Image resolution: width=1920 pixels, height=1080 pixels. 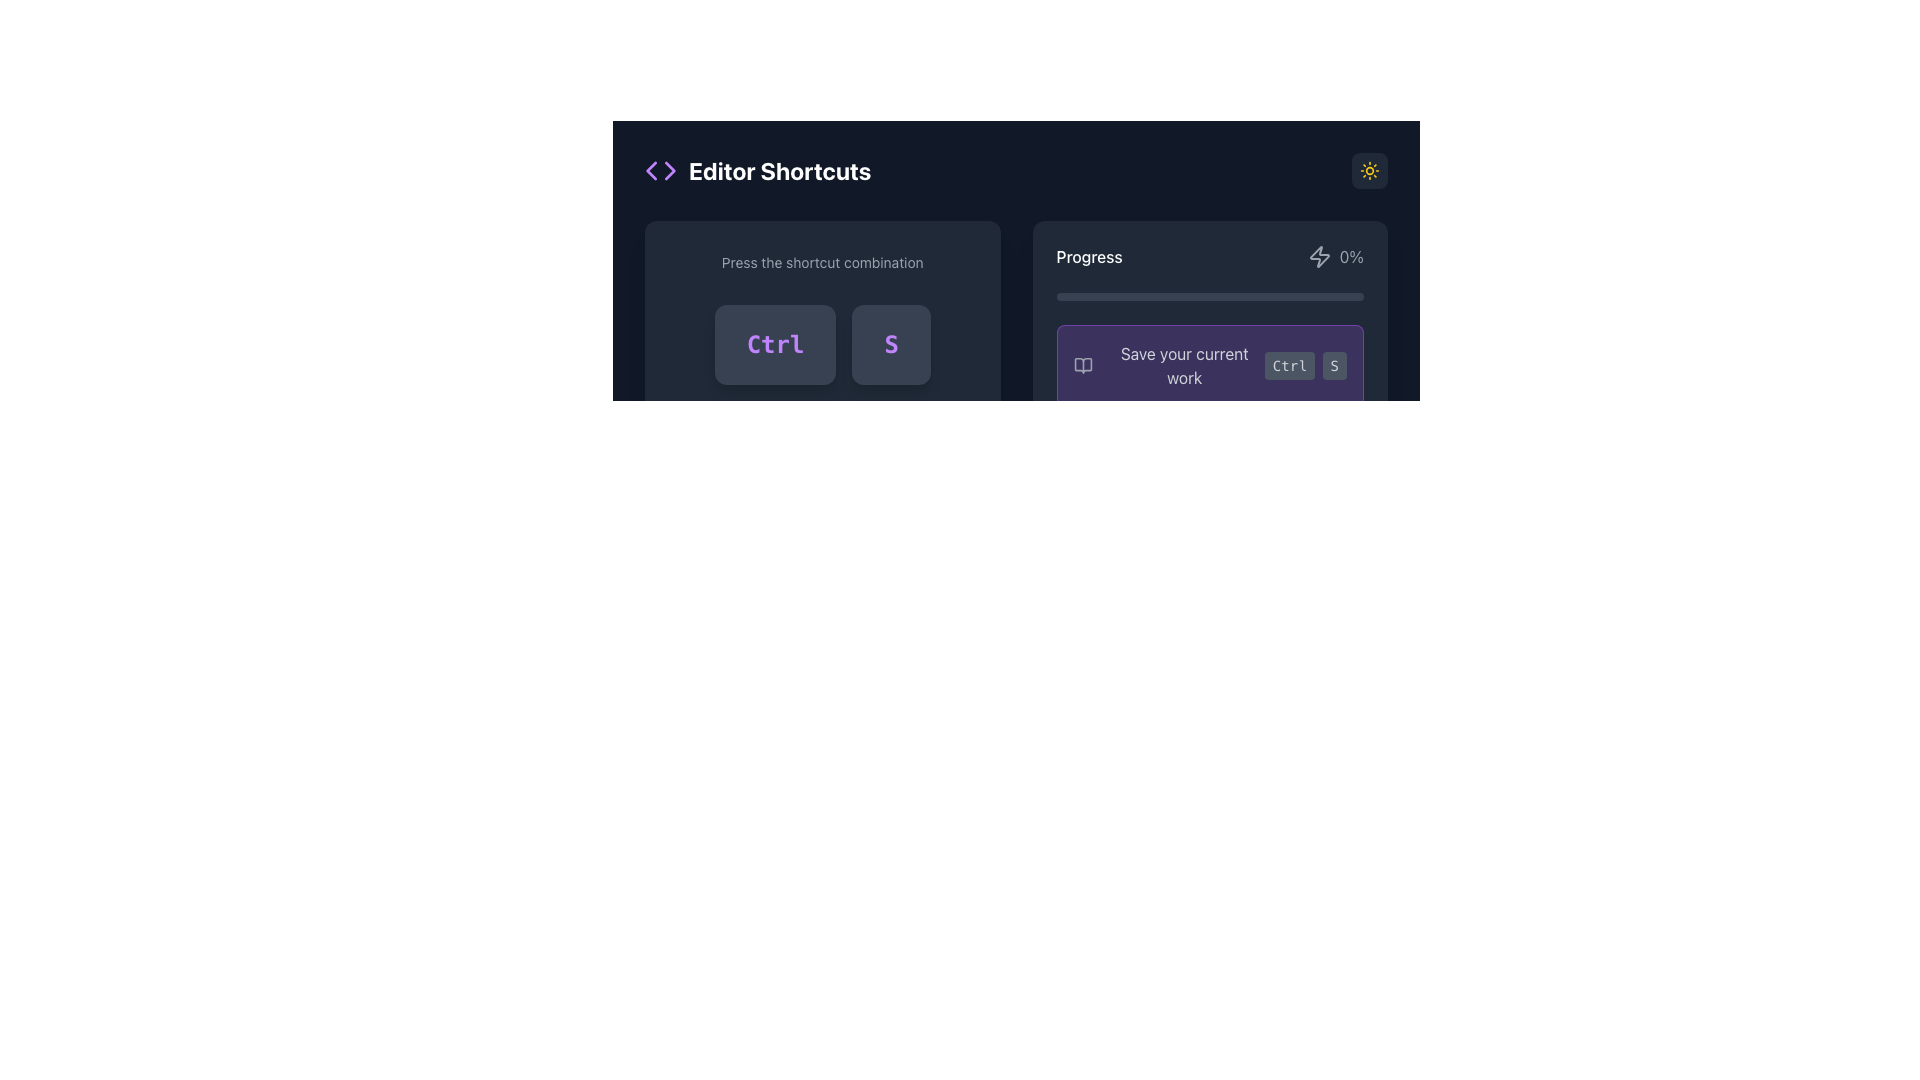 What do you see at coordinates (1169, 366) in the screenshot?
I see `the informational label indicating the save feature, which is centrally located within a rectangular box styled with a purple border and background highlight` at bounding box center [1169, 366].